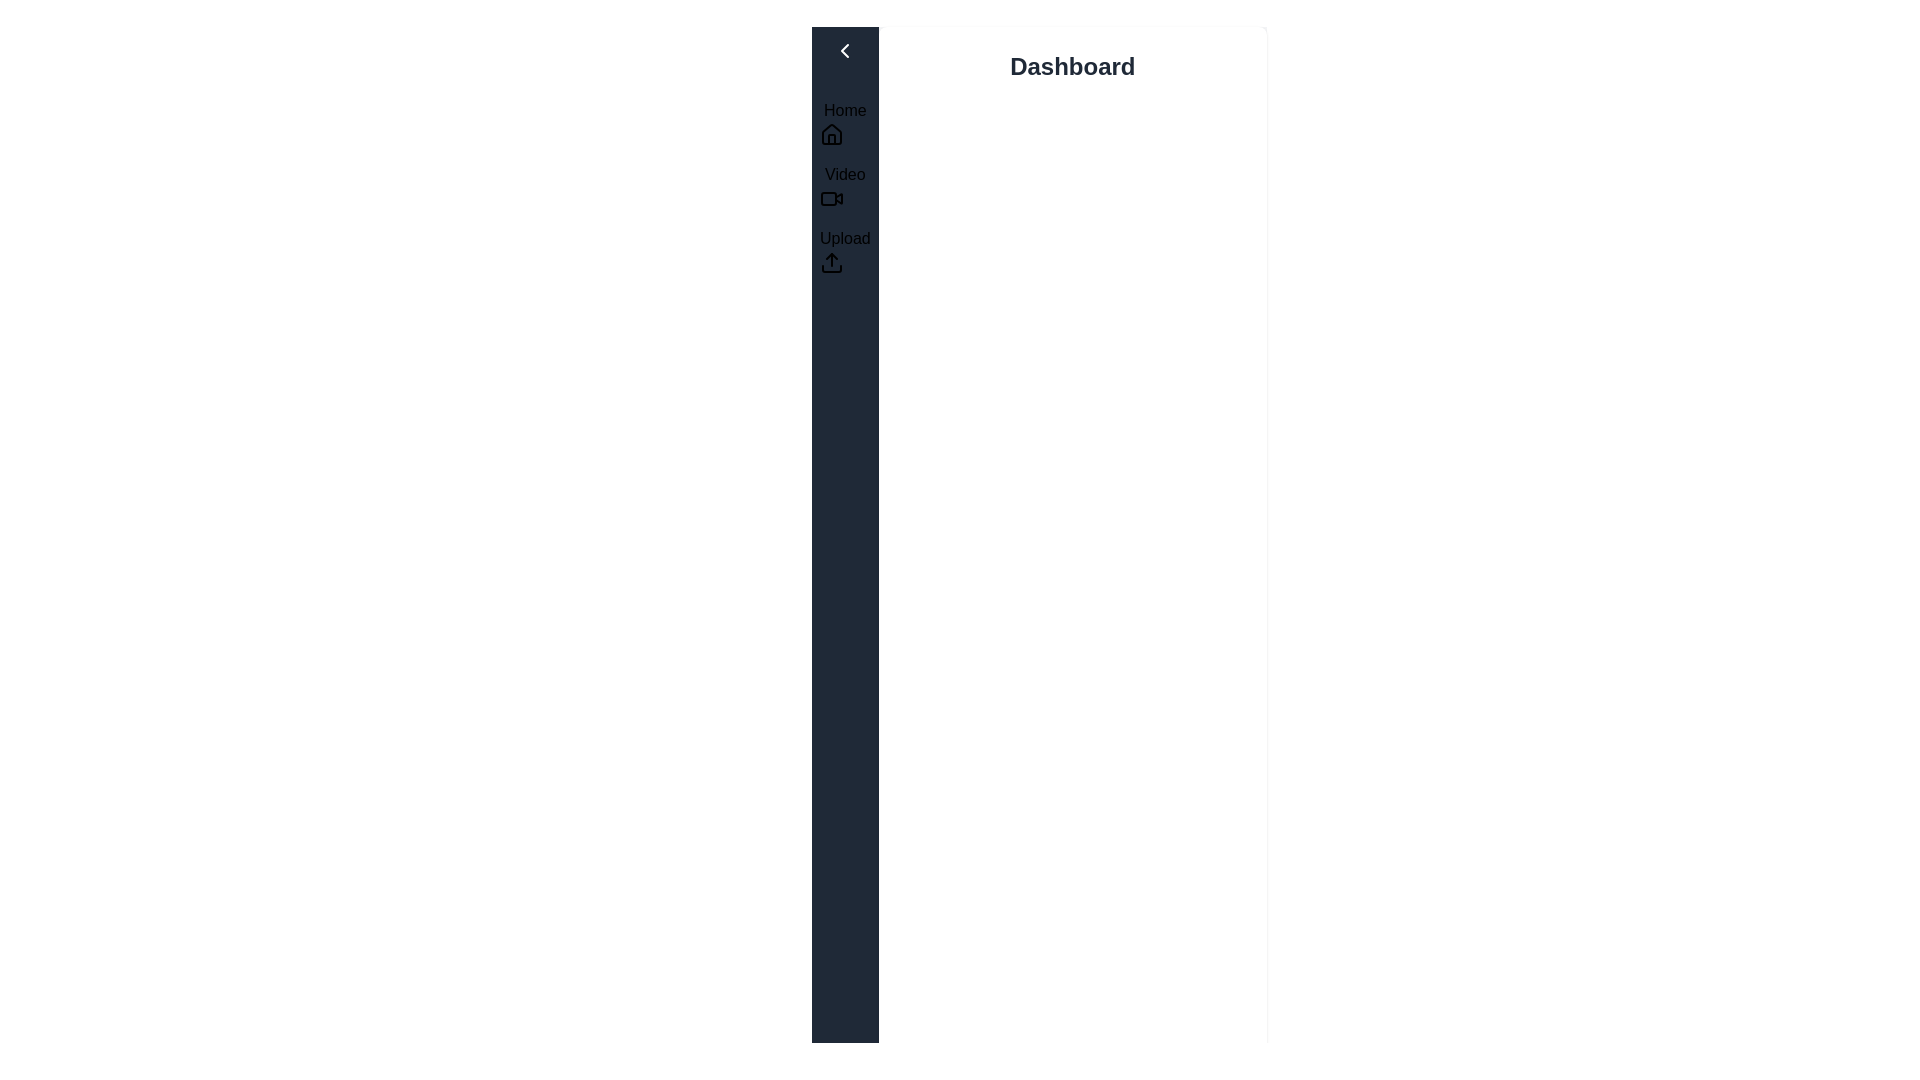  I want to click on the 'Video' menu item in the sidebar, so click(845, 186).